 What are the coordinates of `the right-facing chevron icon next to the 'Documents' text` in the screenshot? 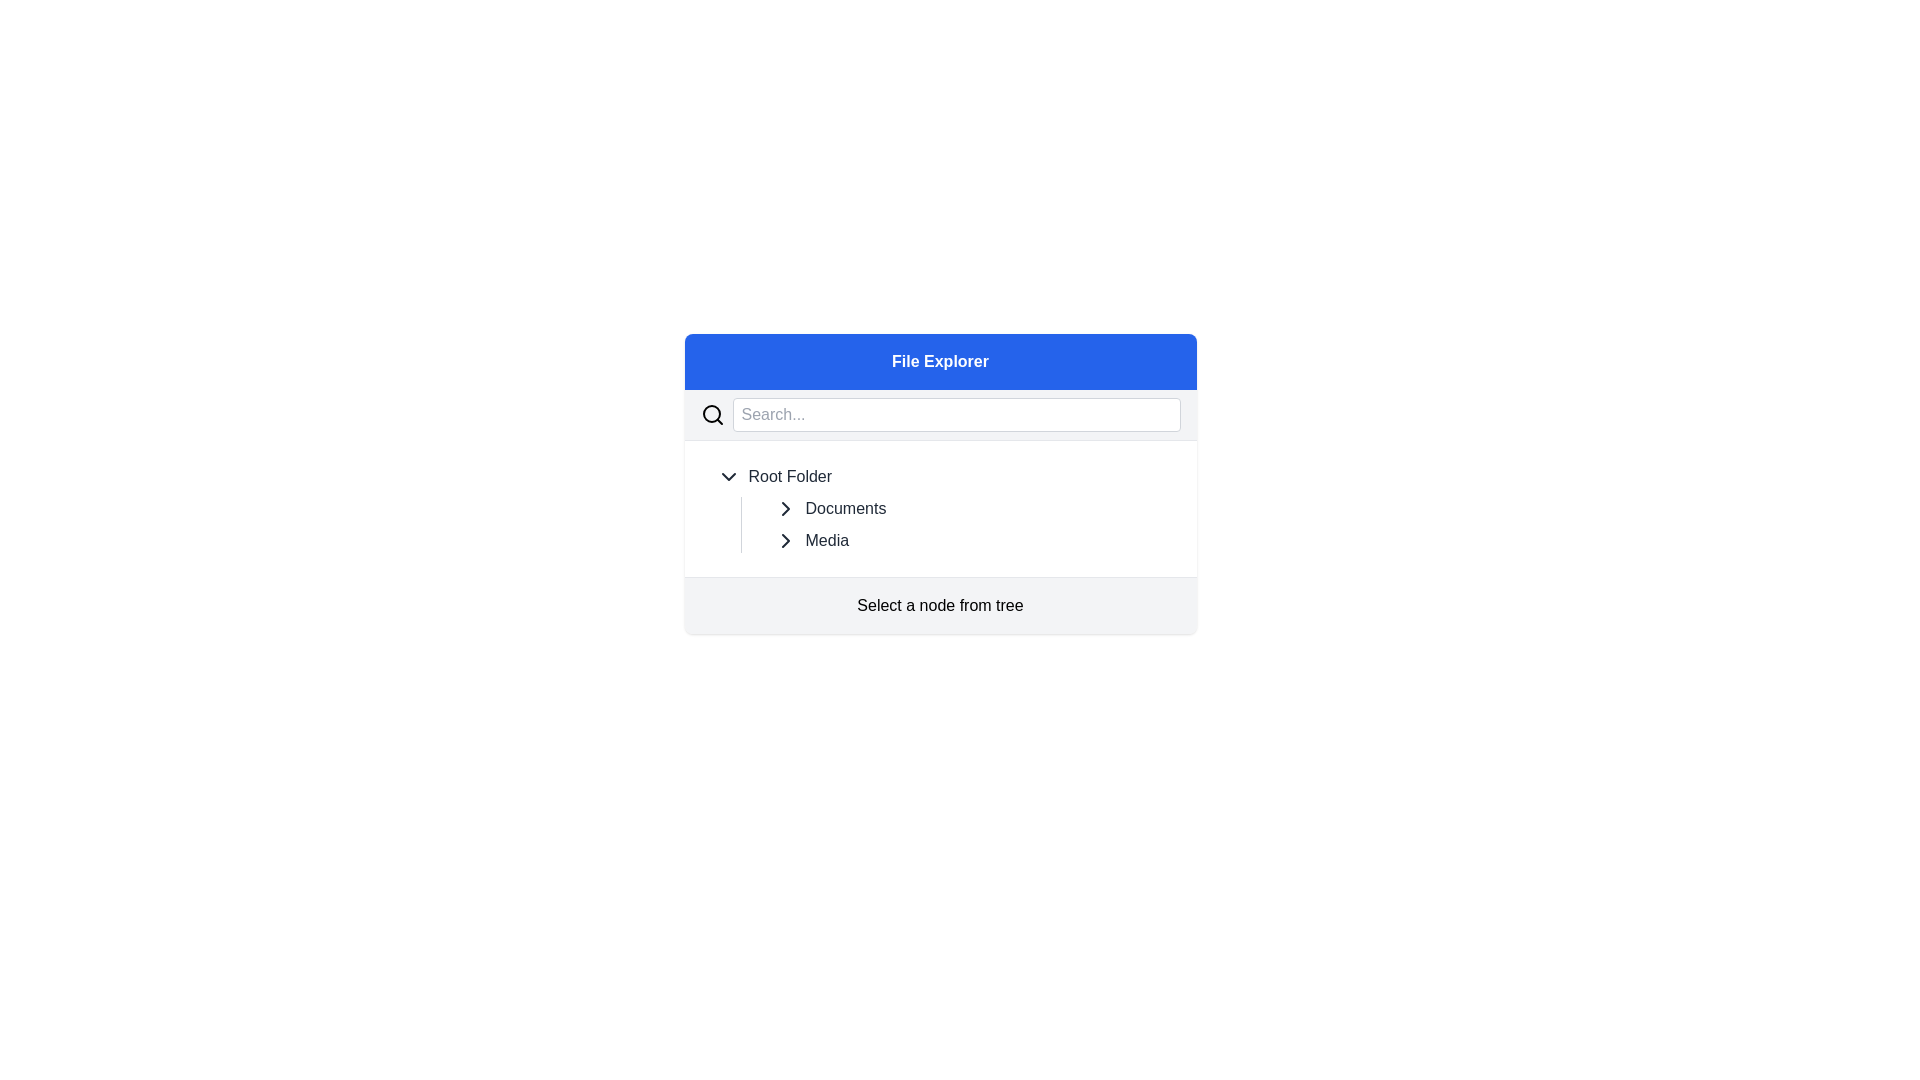 It's located at (784, 508).